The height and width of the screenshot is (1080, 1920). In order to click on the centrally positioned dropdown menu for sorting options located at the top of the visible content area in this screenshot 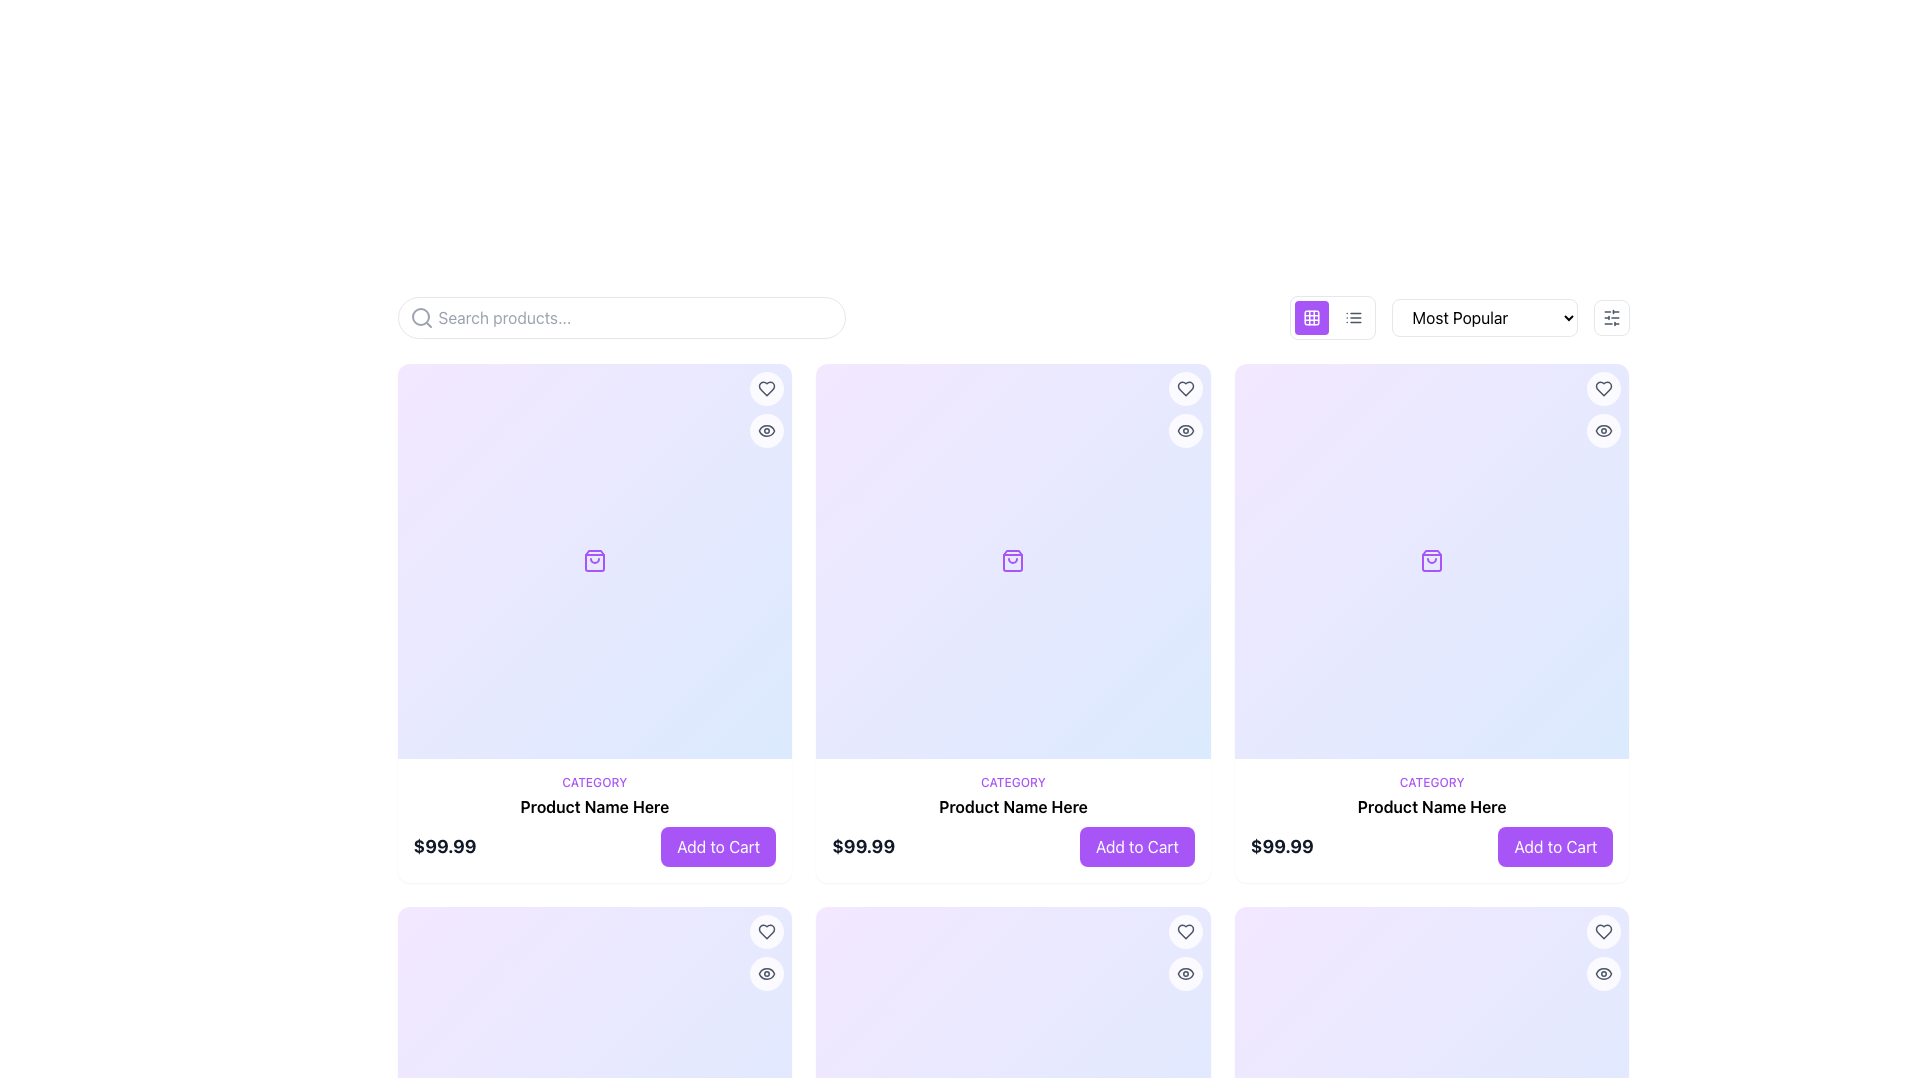, I will do `click(1459, 316)`.